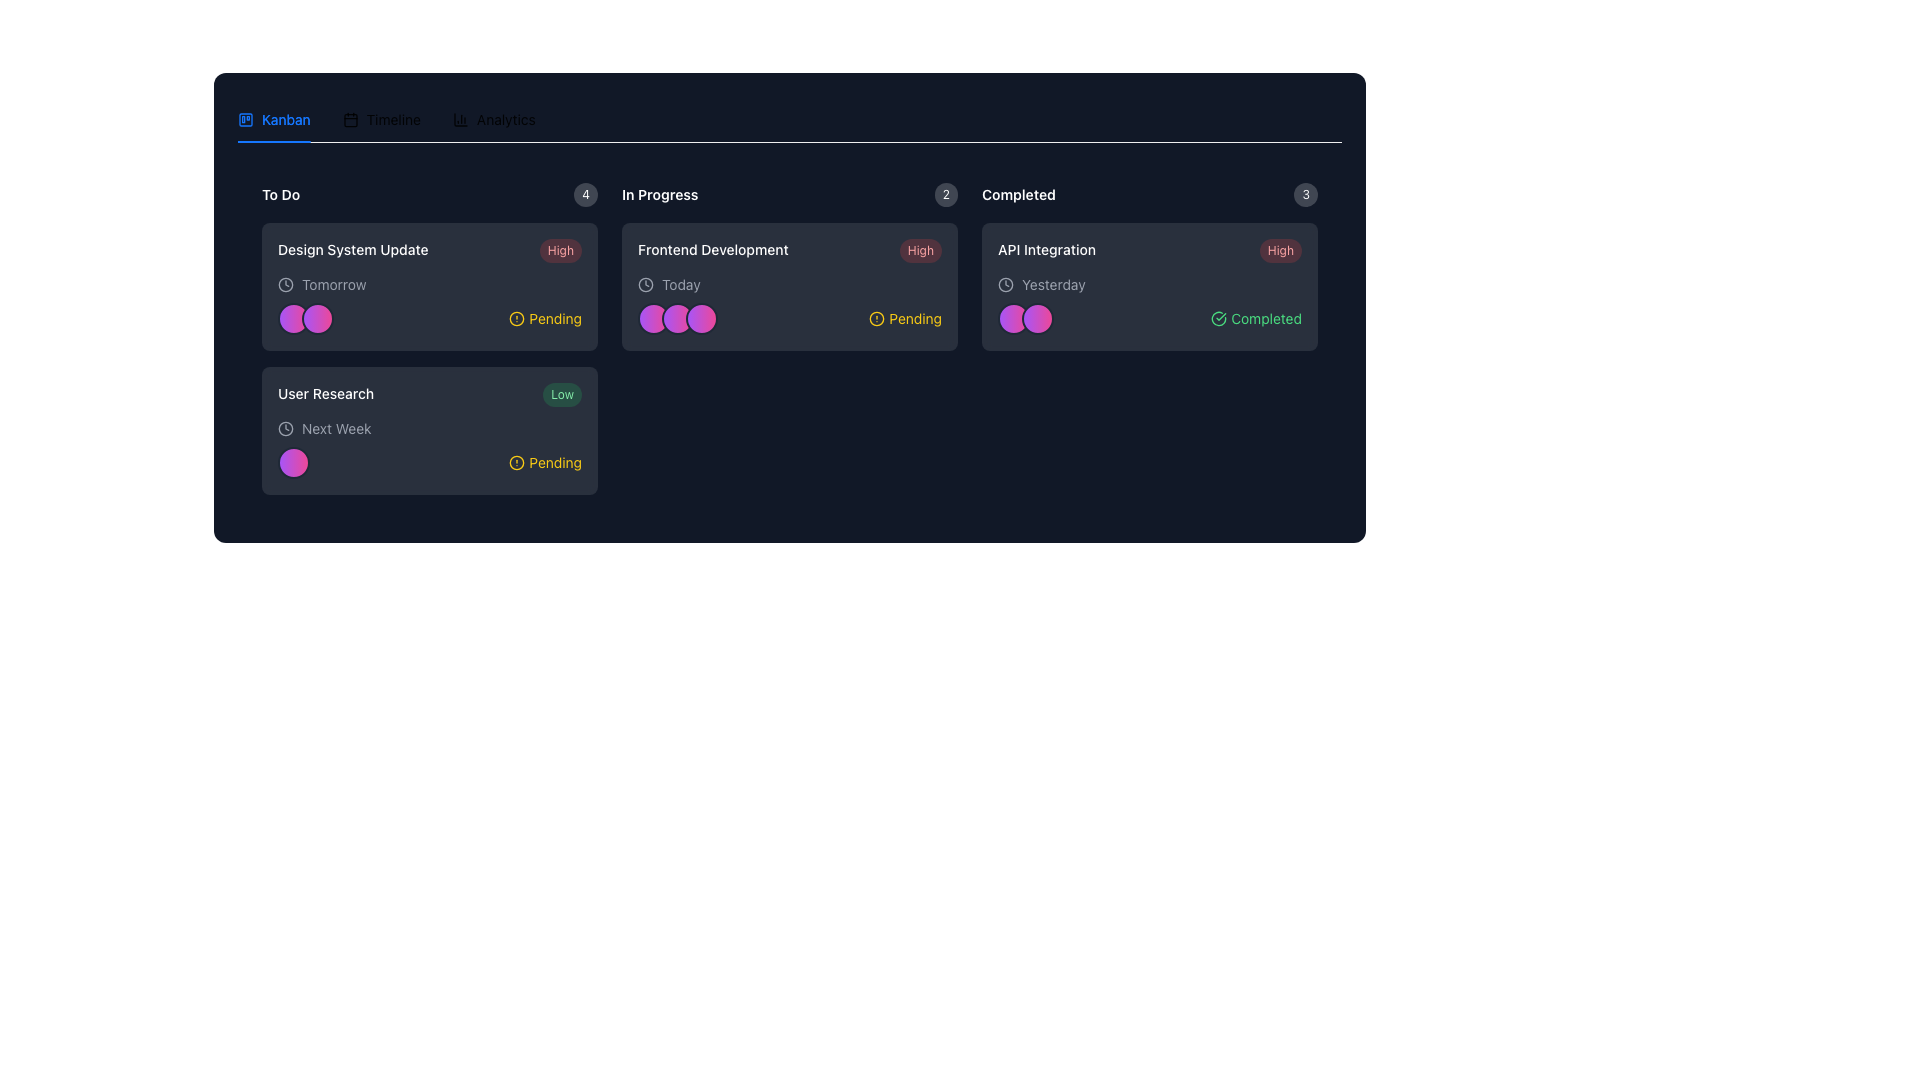  I want to click on the task card titled 'Frontend Development', which is currently marked as 'In Progress', so click(789, 338).